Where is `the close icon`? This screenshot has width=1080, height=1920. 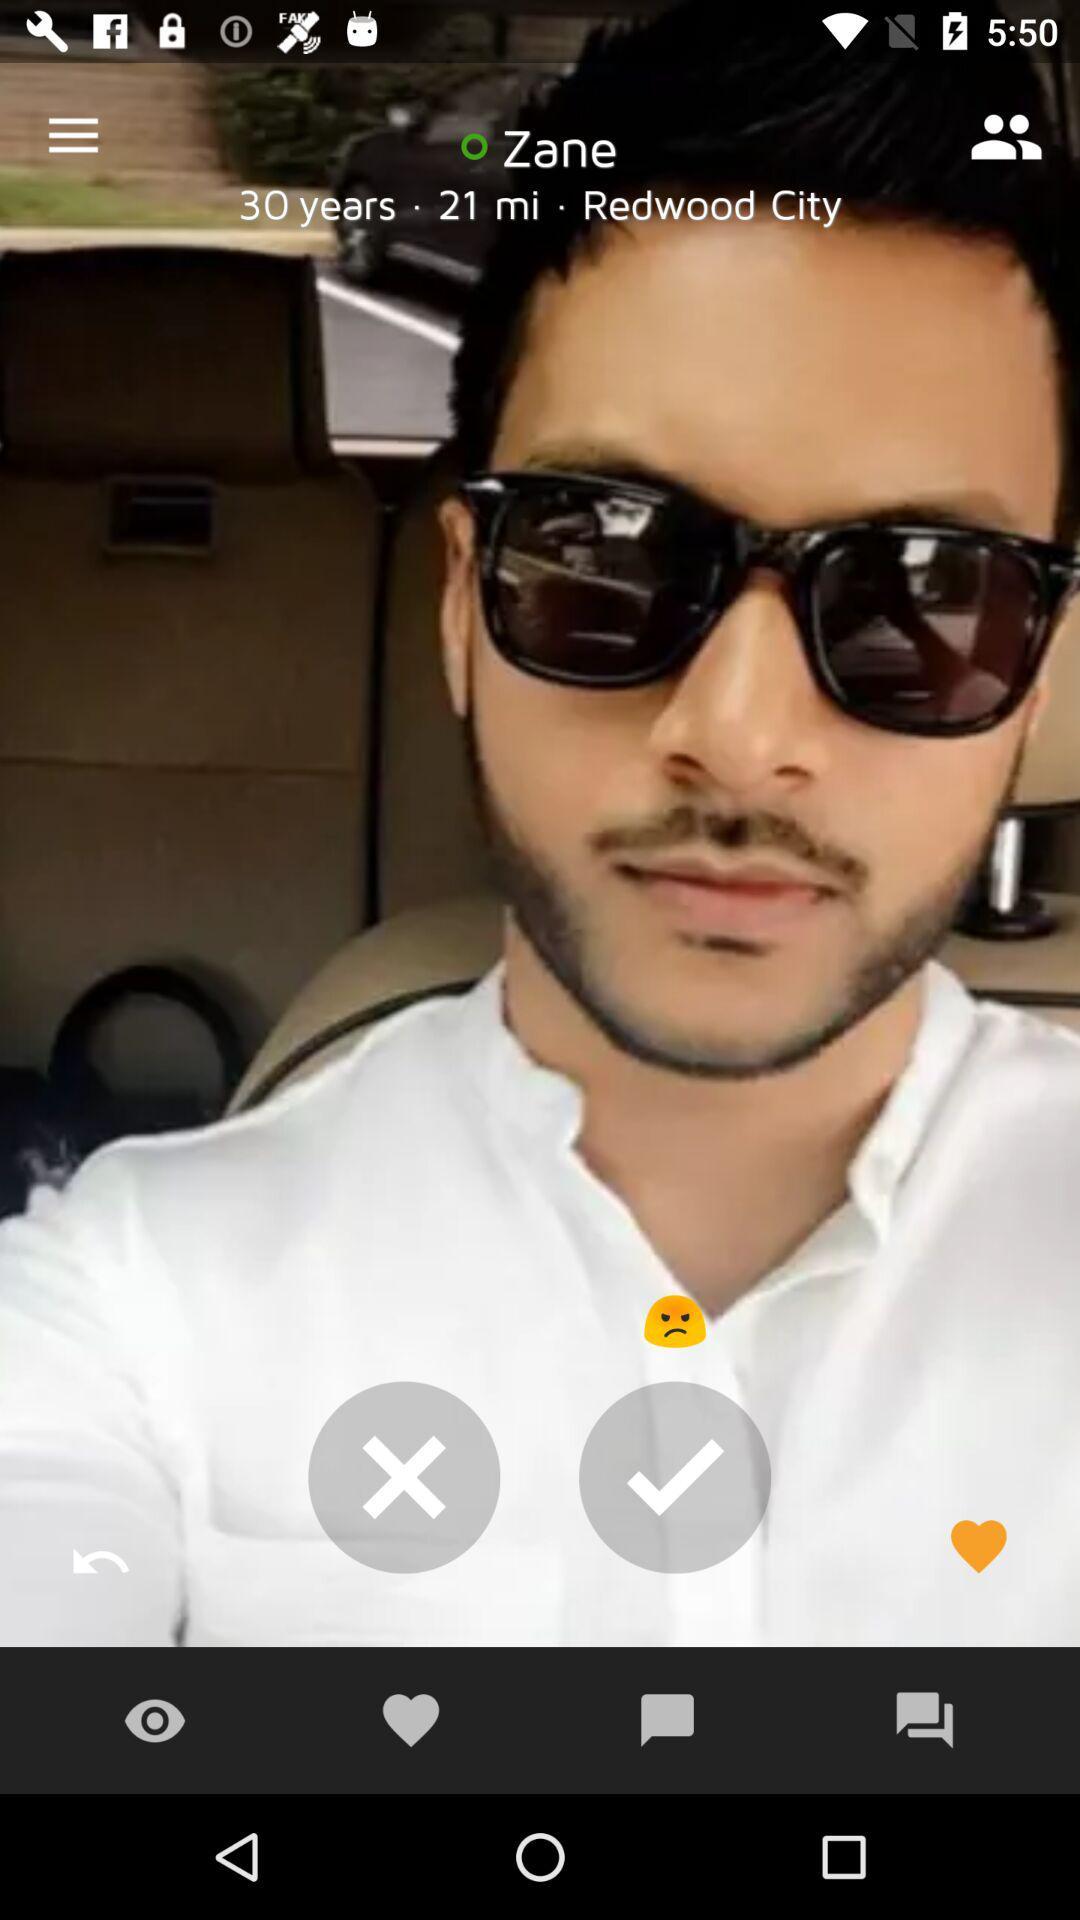 the close icon is located at coordinates (404, 1477).